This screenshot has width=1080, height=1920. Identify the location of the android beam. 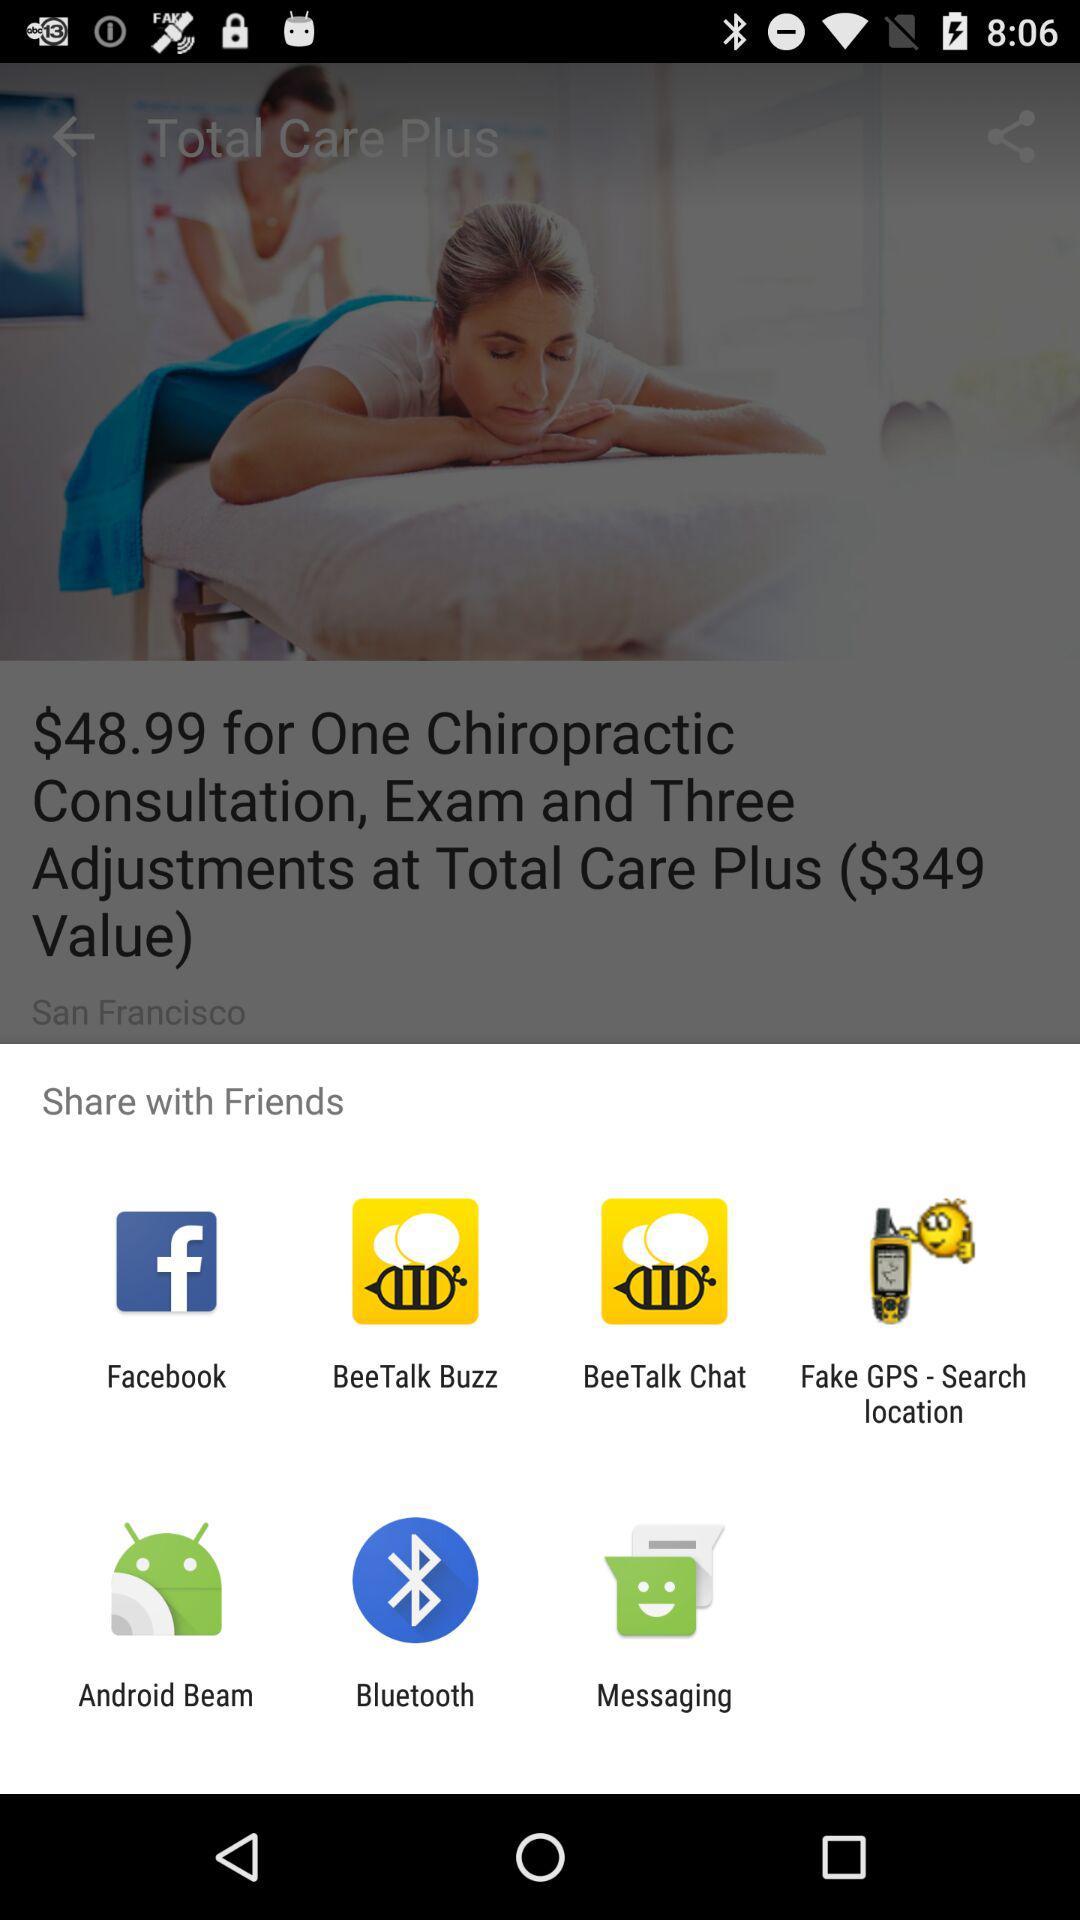
(165, 1711).